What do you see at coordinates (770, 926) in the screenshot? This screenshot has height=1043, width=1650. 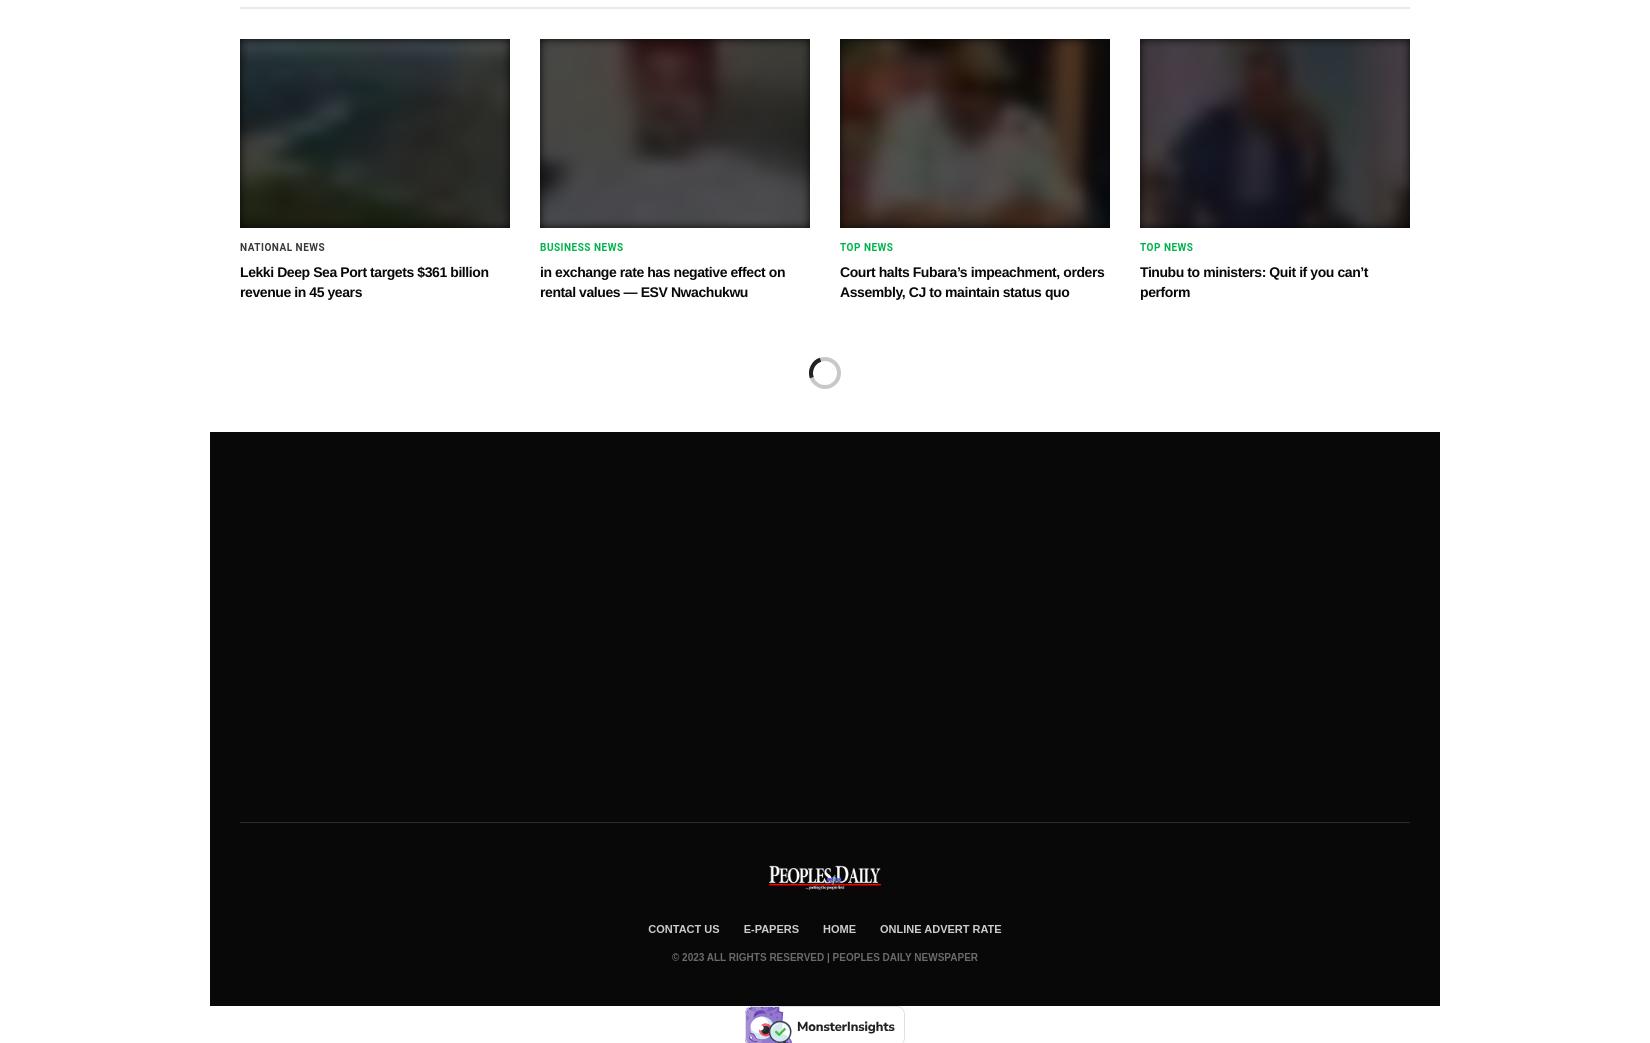 I see `'e-Papers'` at bounding box center [770, 926].